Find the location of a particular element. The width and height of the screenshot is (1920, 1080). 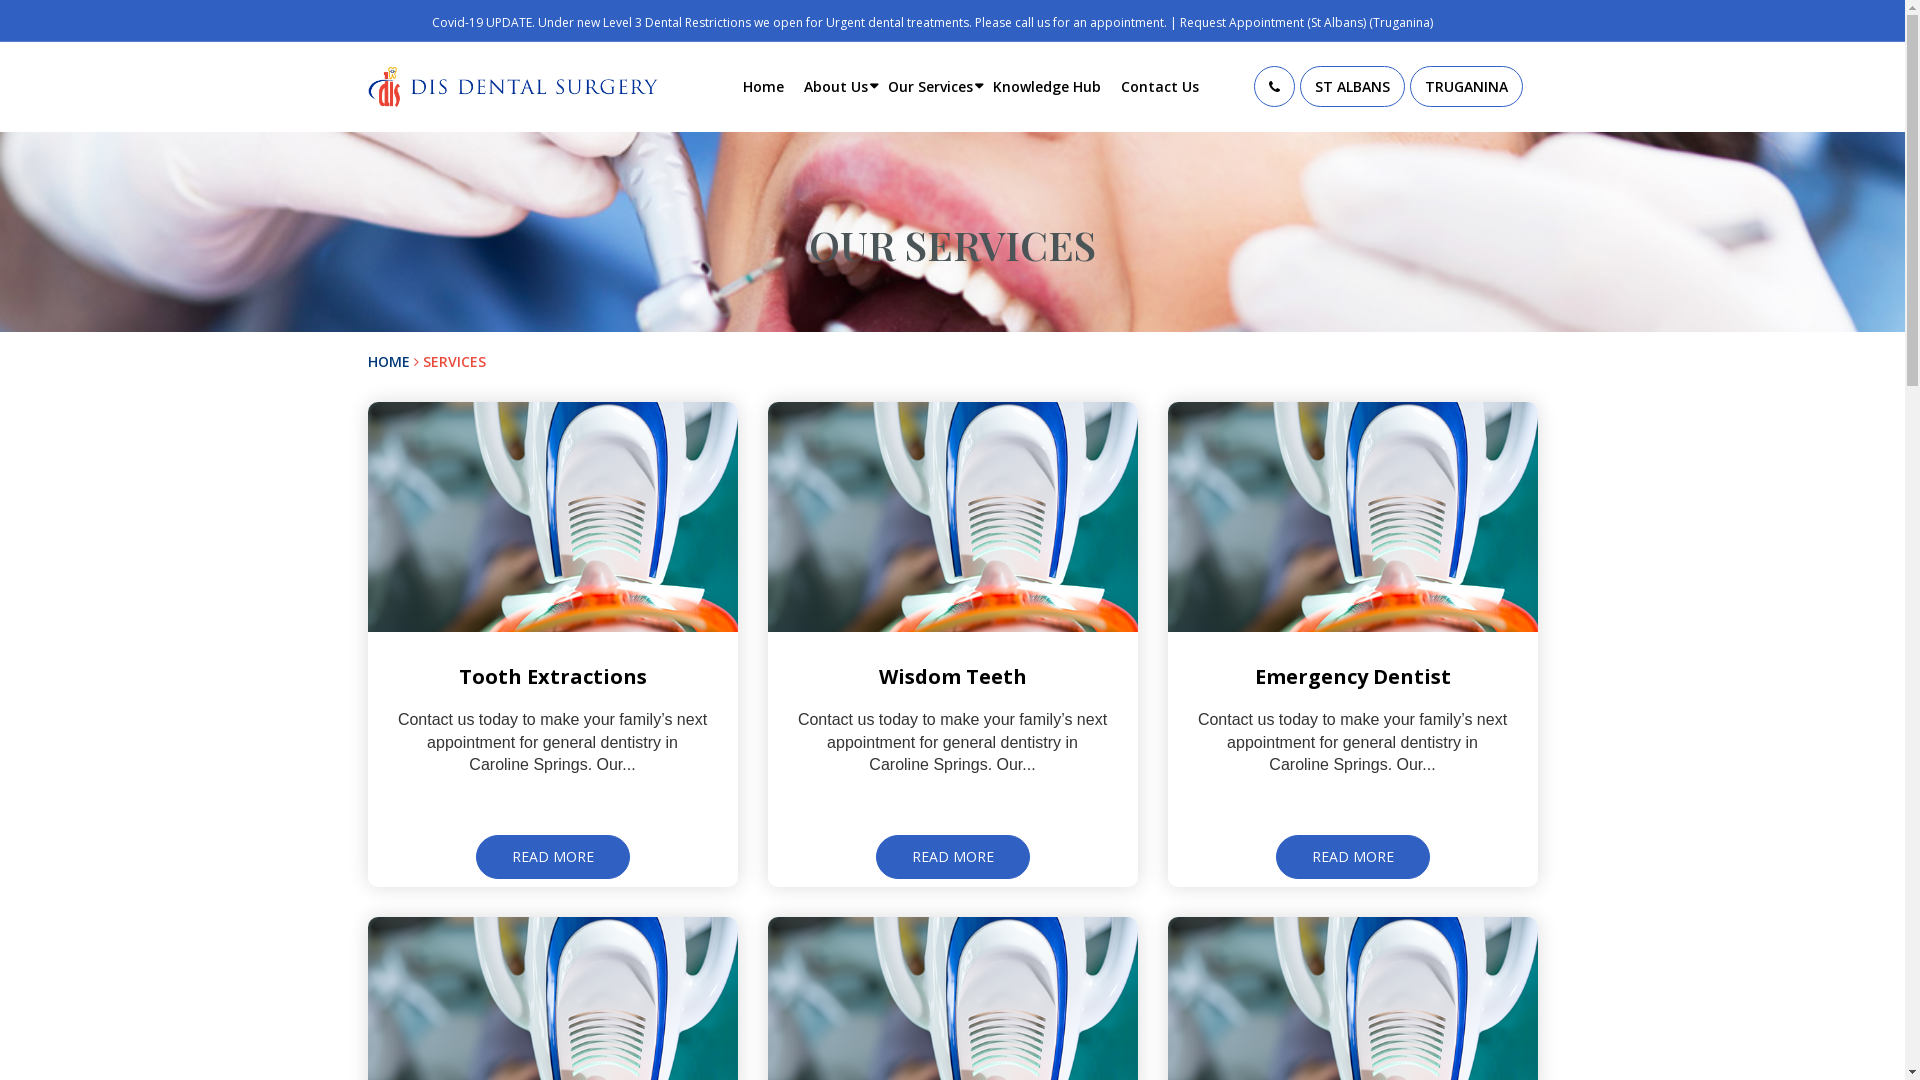

'(Truganina)' is located at coordinates (1367, 22).